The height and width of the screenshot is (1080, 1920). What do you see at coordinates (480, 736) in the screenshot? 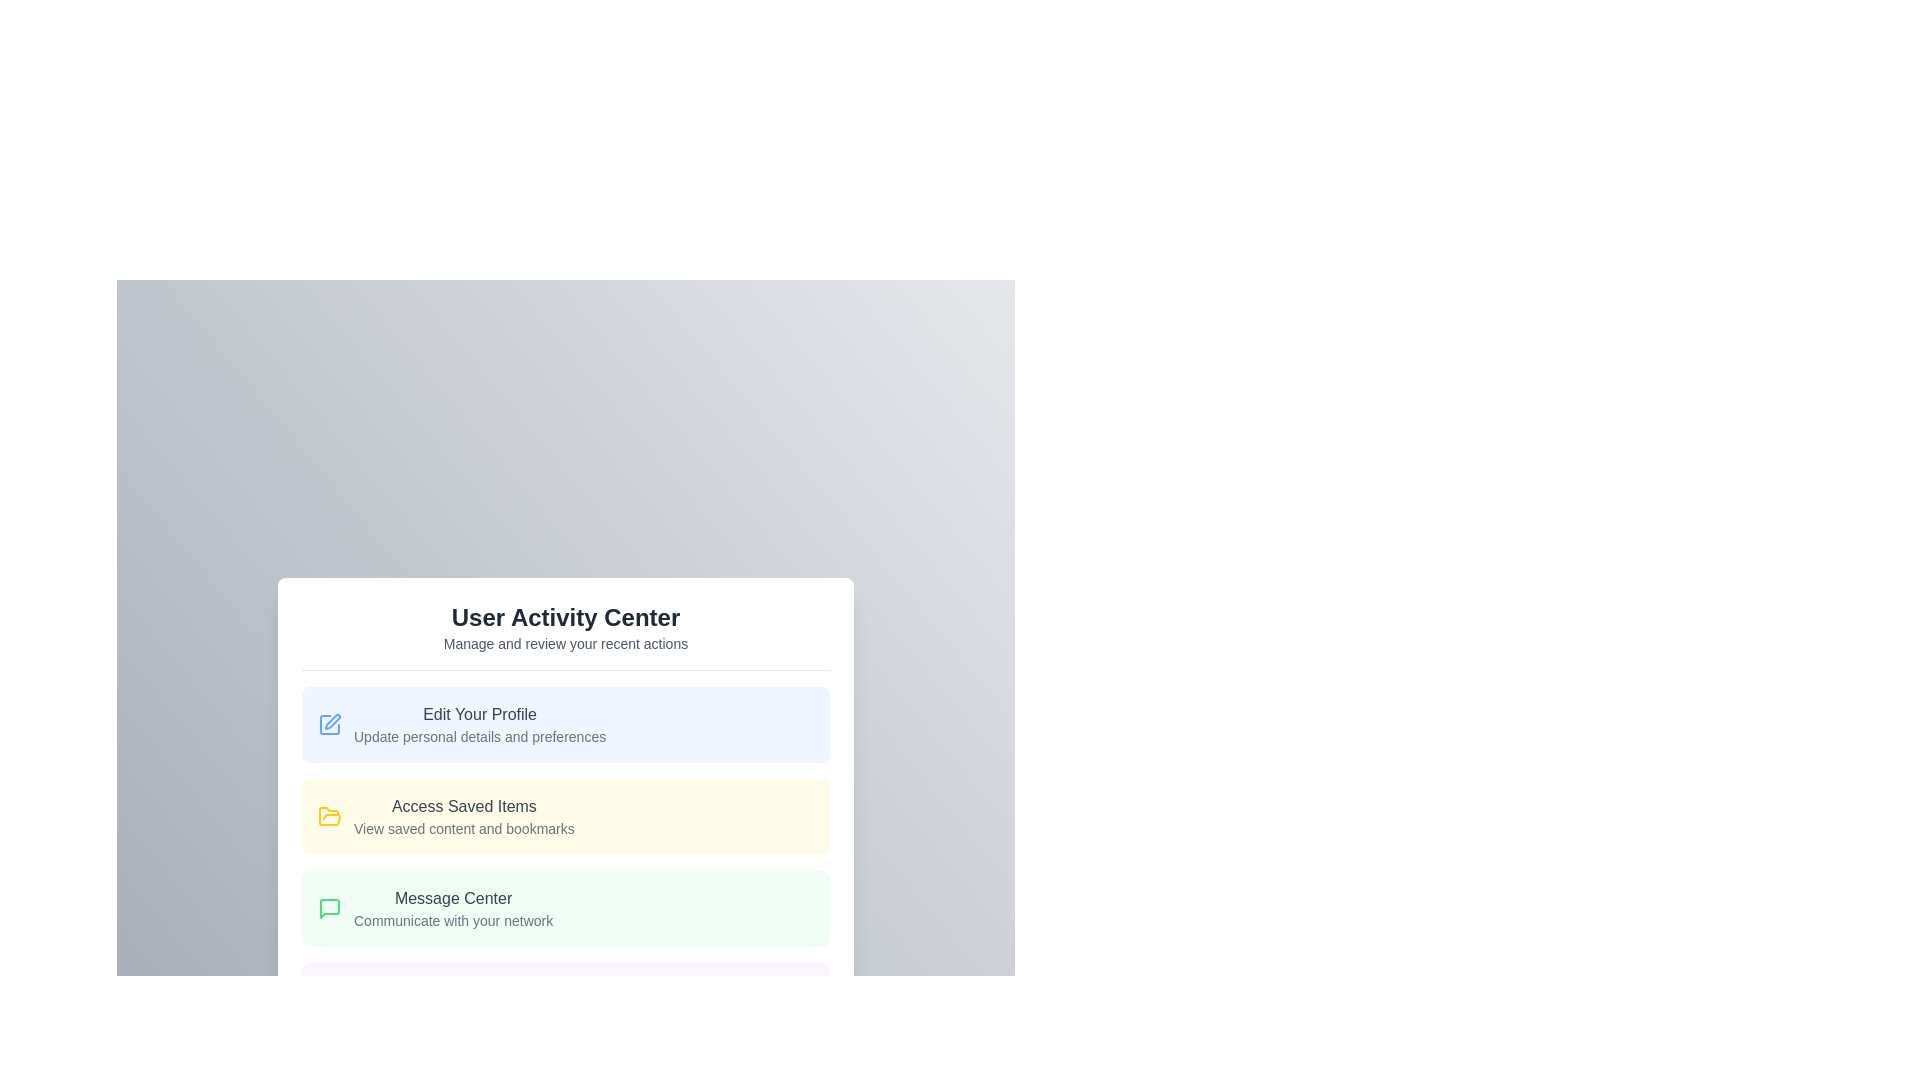
I see `descriptive text 'Update personal details and preferences' located under the heading 'Edit Your Profile' in the User Activity Center section` at bounding box center [480, 736].